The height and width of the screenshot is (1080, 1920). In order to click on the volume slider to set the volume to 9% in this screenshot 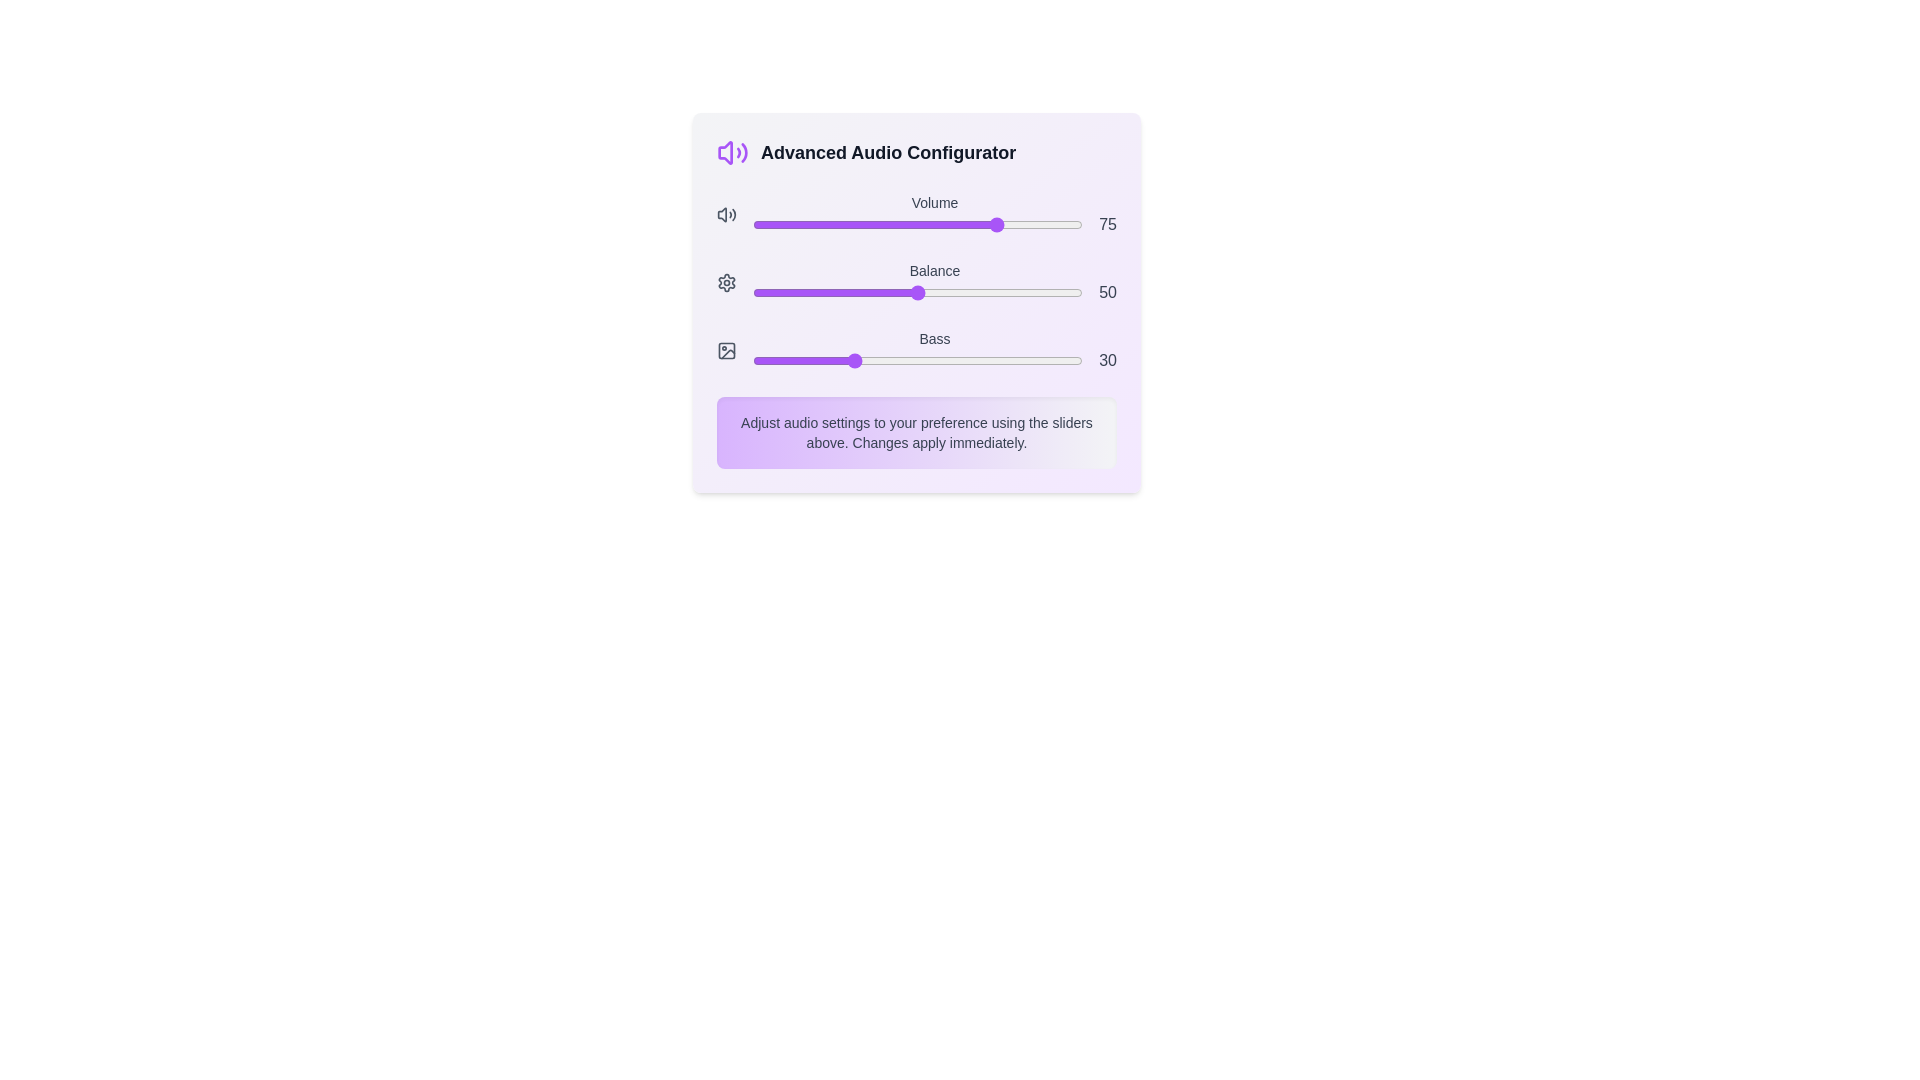, I will do `click(781, 224)`.